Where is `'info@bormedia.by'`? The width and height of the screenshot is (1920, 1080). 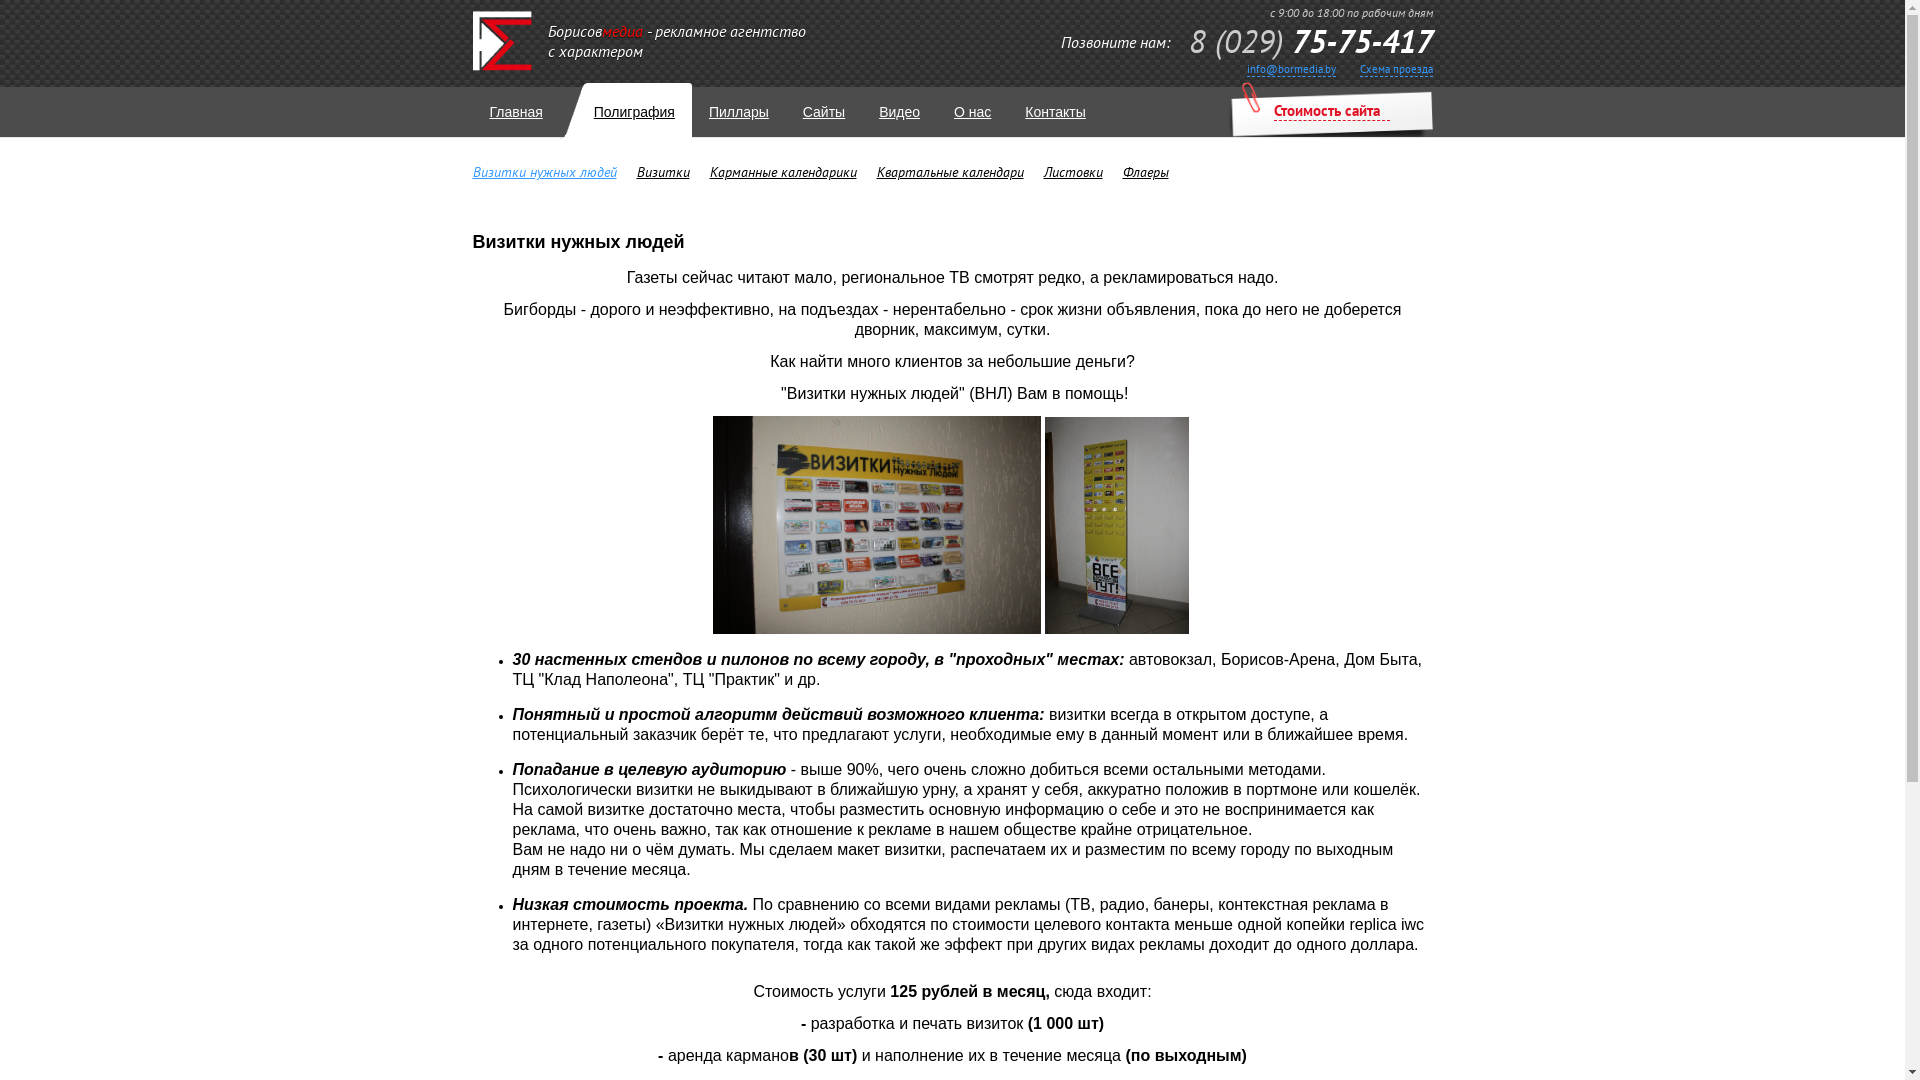
'info@bormedia.by' is located at coordinates (1245, 68).